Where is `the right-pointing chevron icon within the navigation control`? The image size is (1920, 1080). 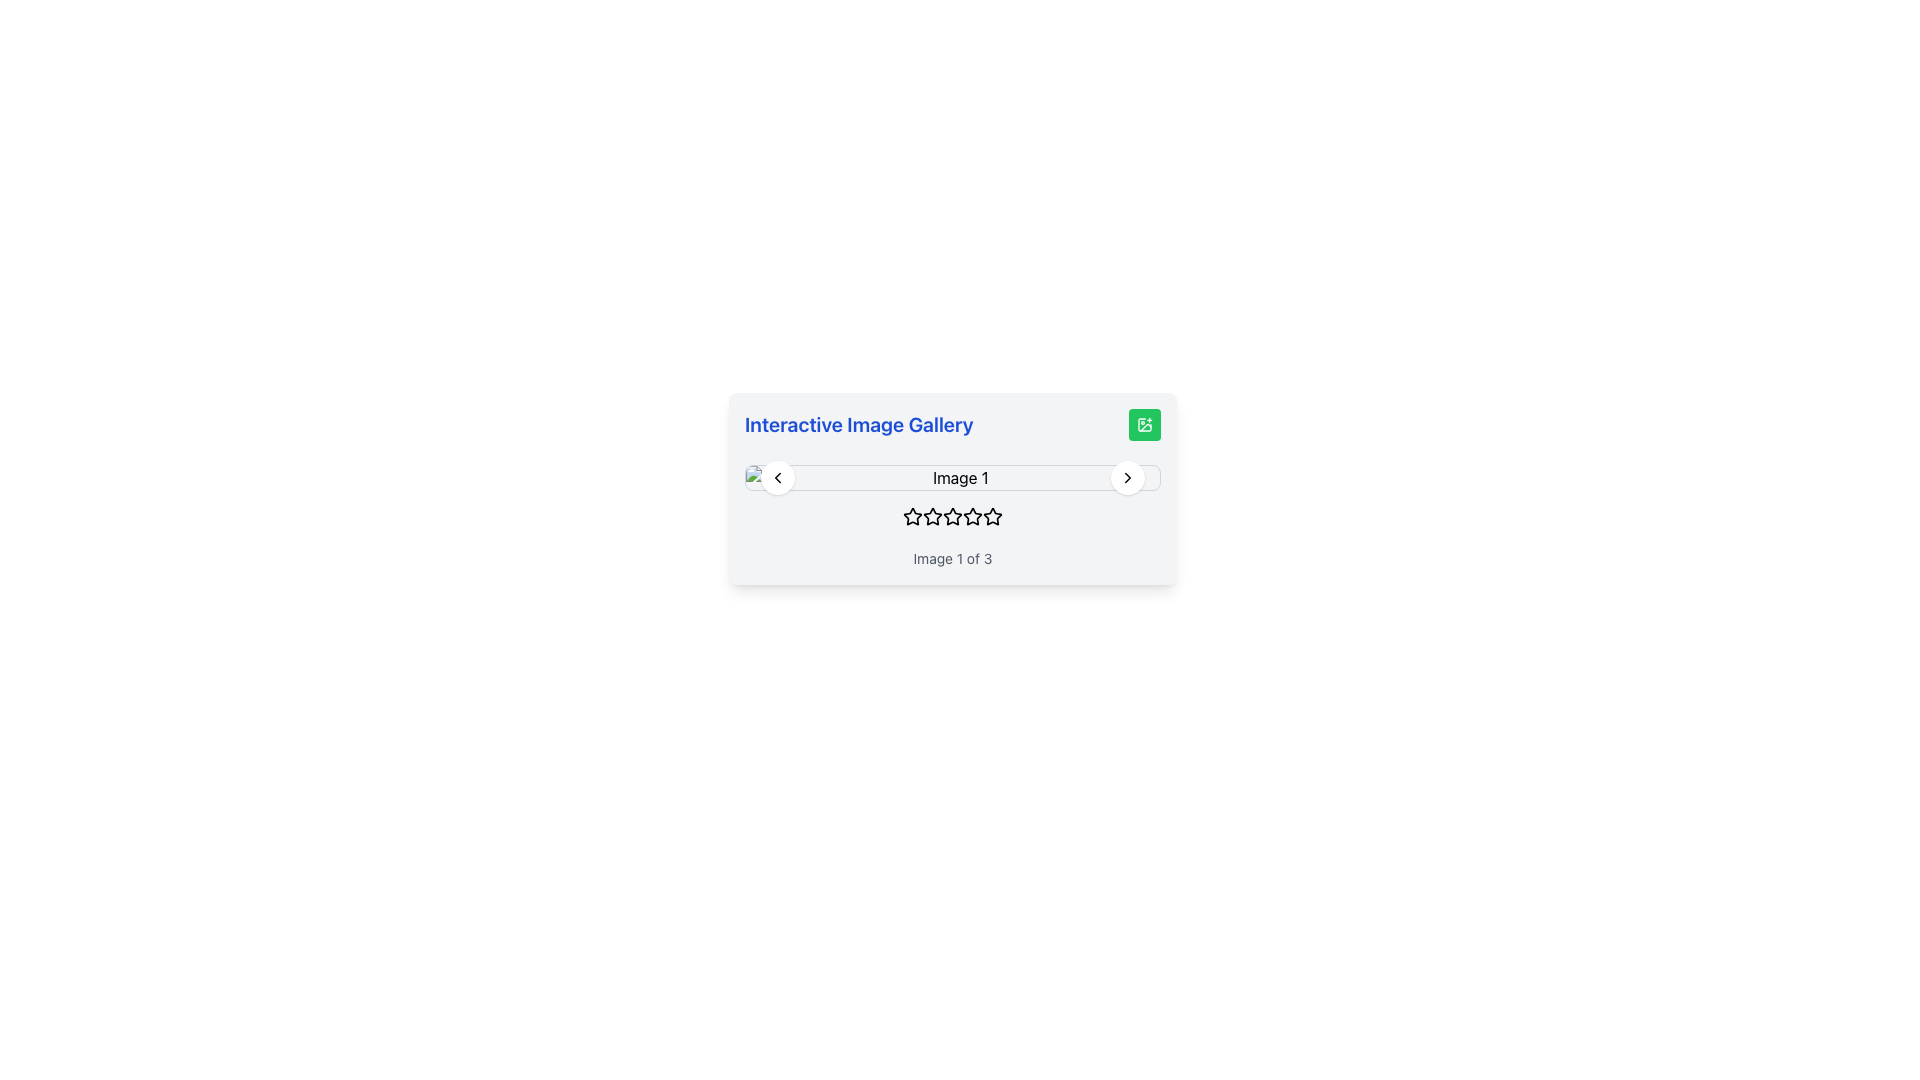
the right-pointing chevron icon within the navigation control is located at coordinates (1128, 478).